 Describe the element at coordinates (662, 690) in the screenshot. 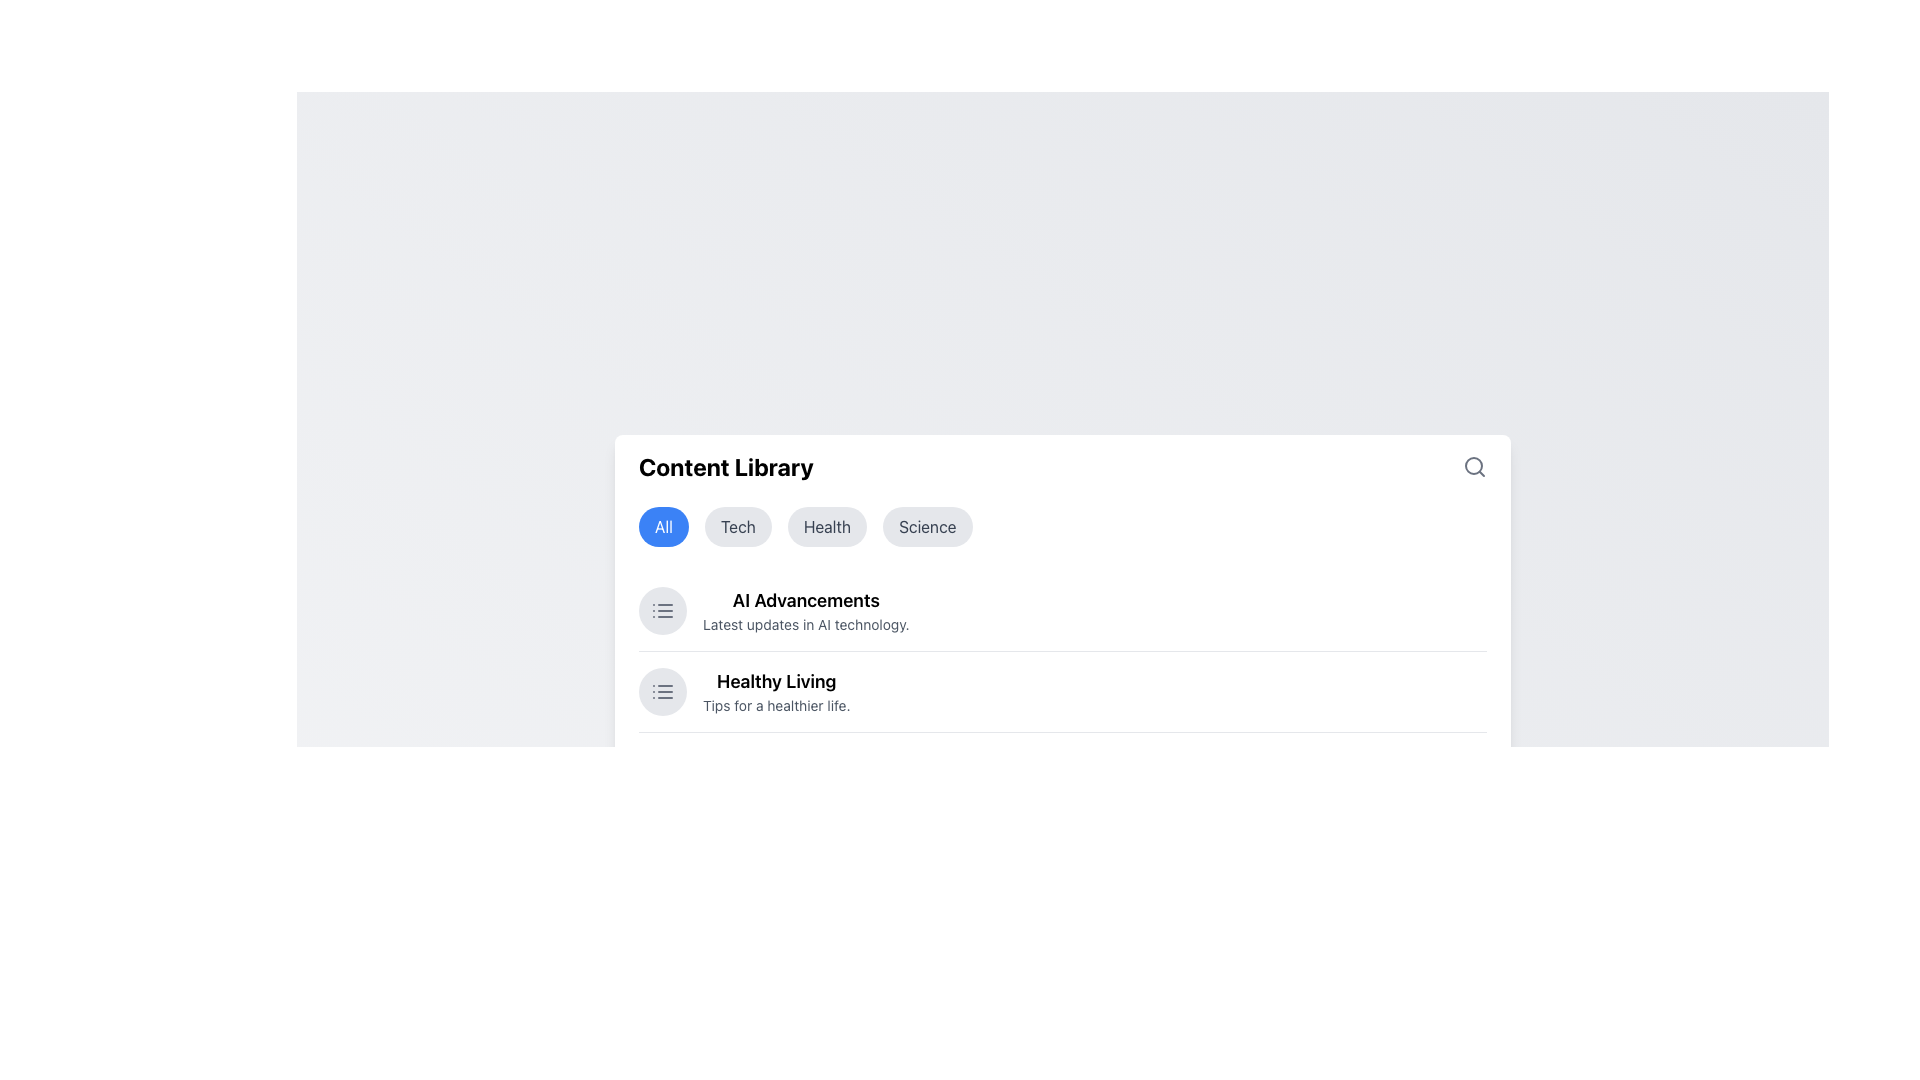

I see `the circular icon with a light gray background and three horizontal lines resembling a list, located in the left portion of the 'Healthy Living' section, preceding the text 'Tips for a healthier life.'` at that location.